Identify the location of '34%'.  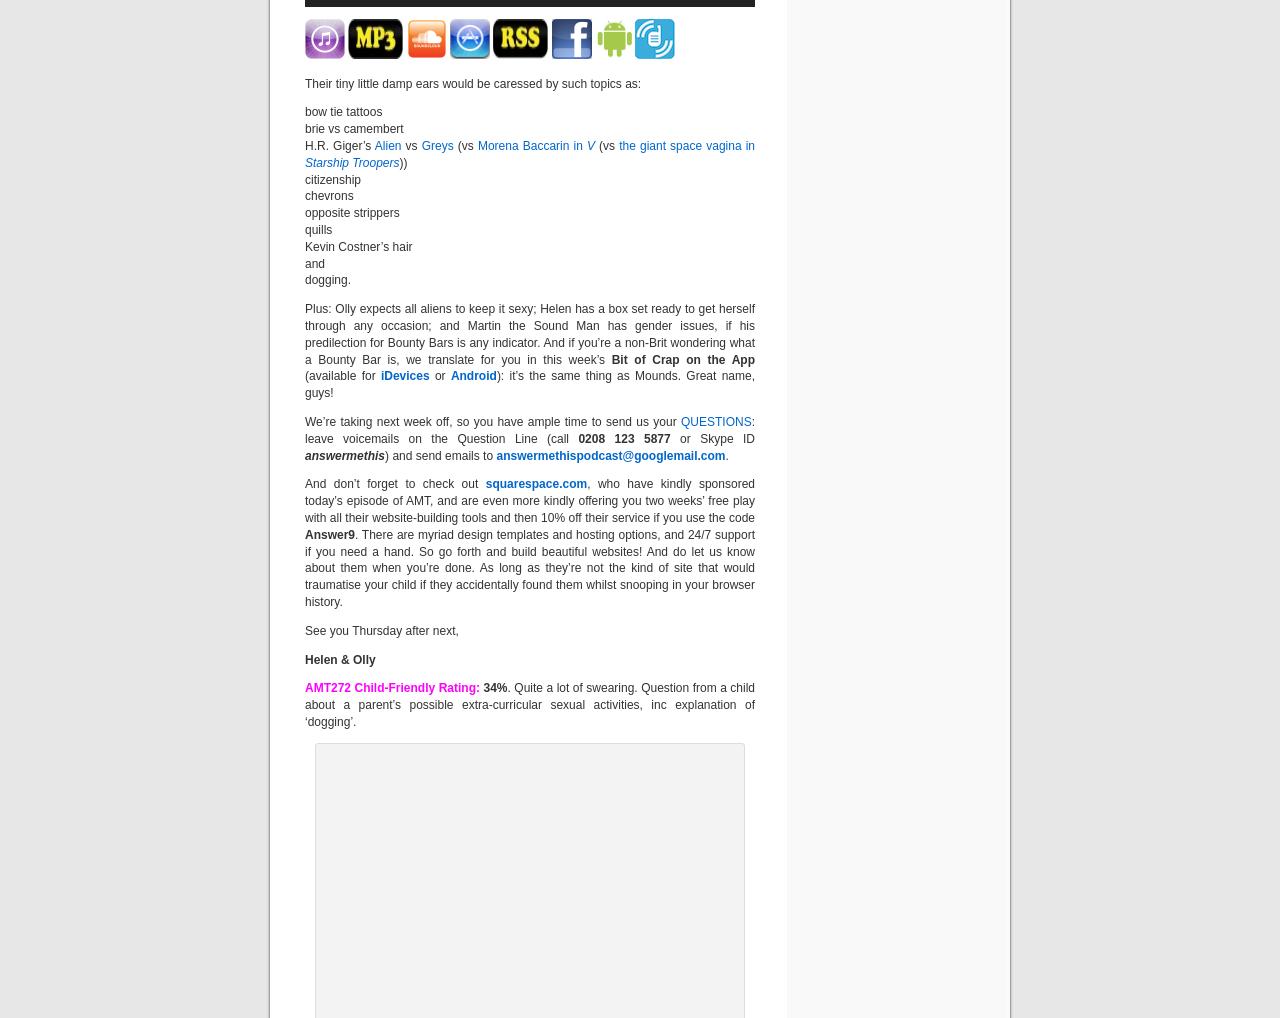
(493, 687).